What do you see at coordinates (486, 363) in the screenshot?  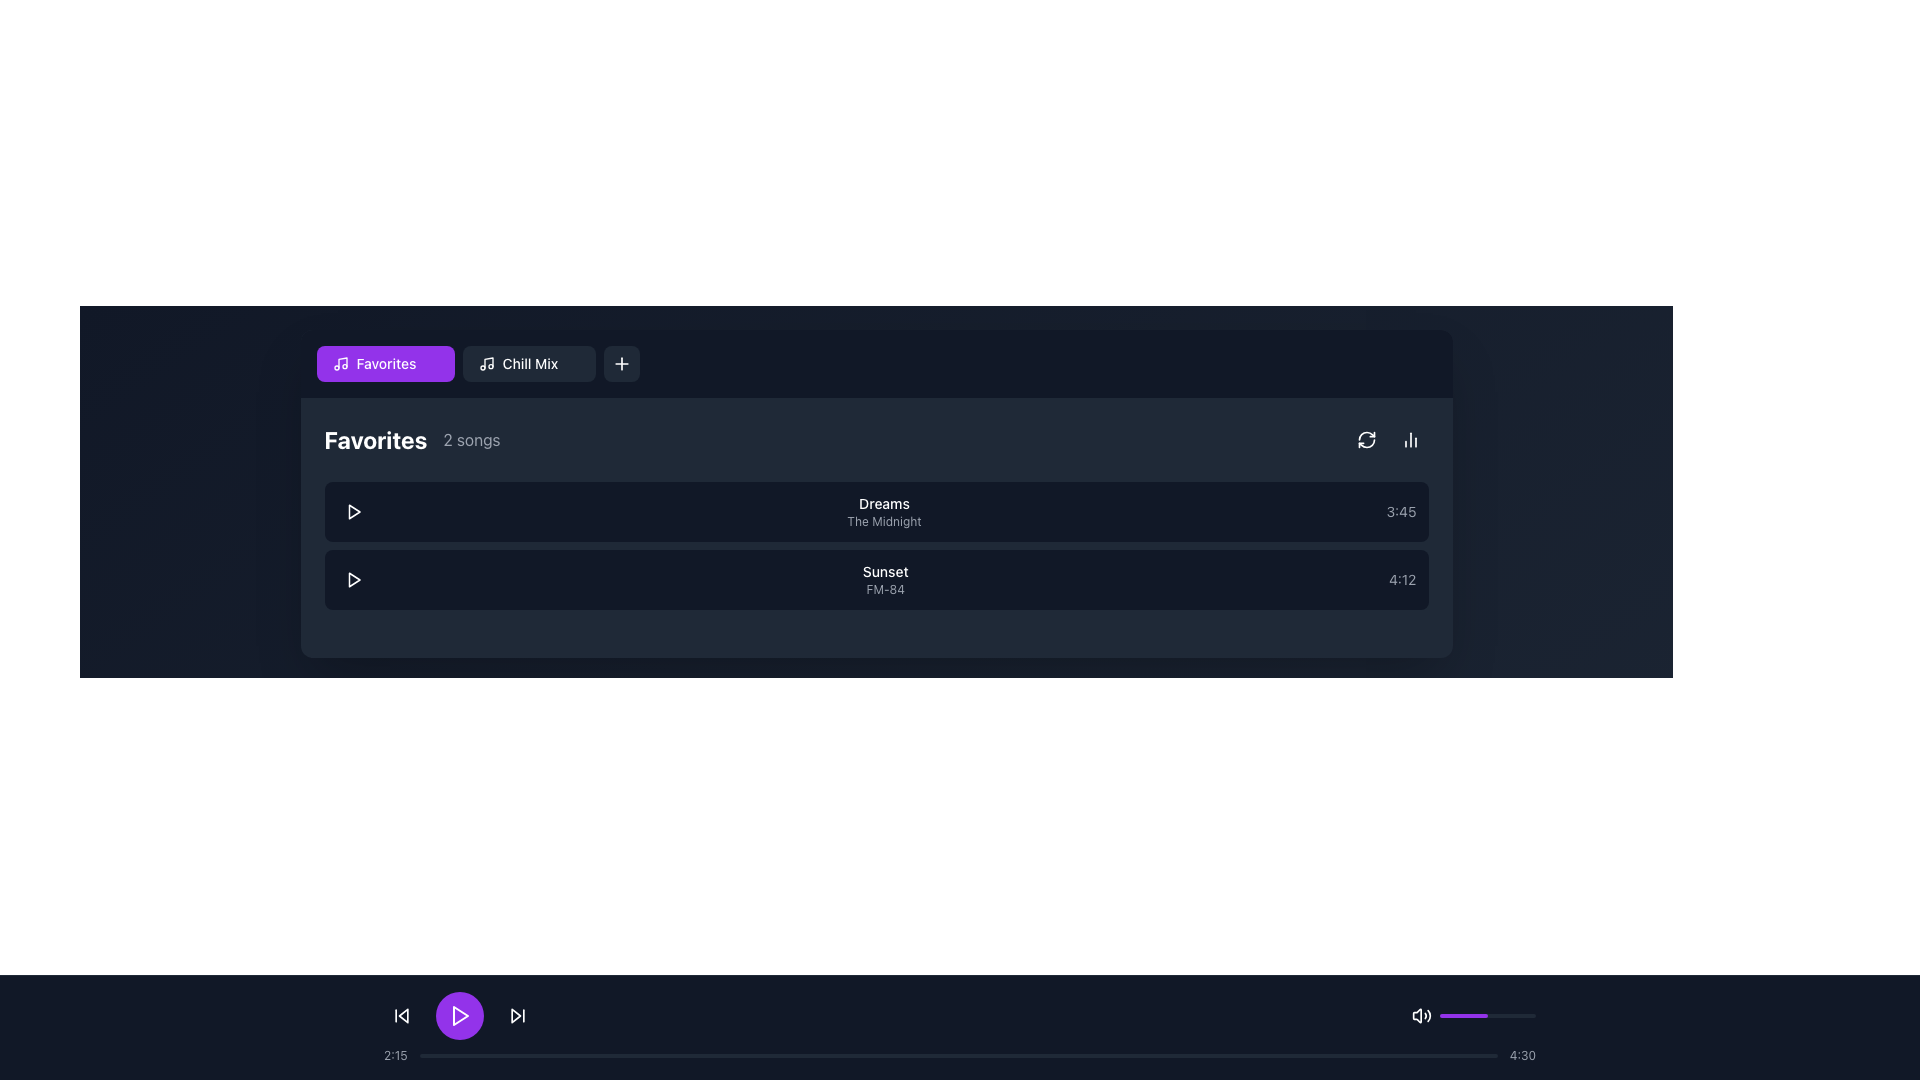 I see `the music playlist icon located on the left side of the 'Chill Mix' section in the navigation bar` at bounding box center [486, 363].